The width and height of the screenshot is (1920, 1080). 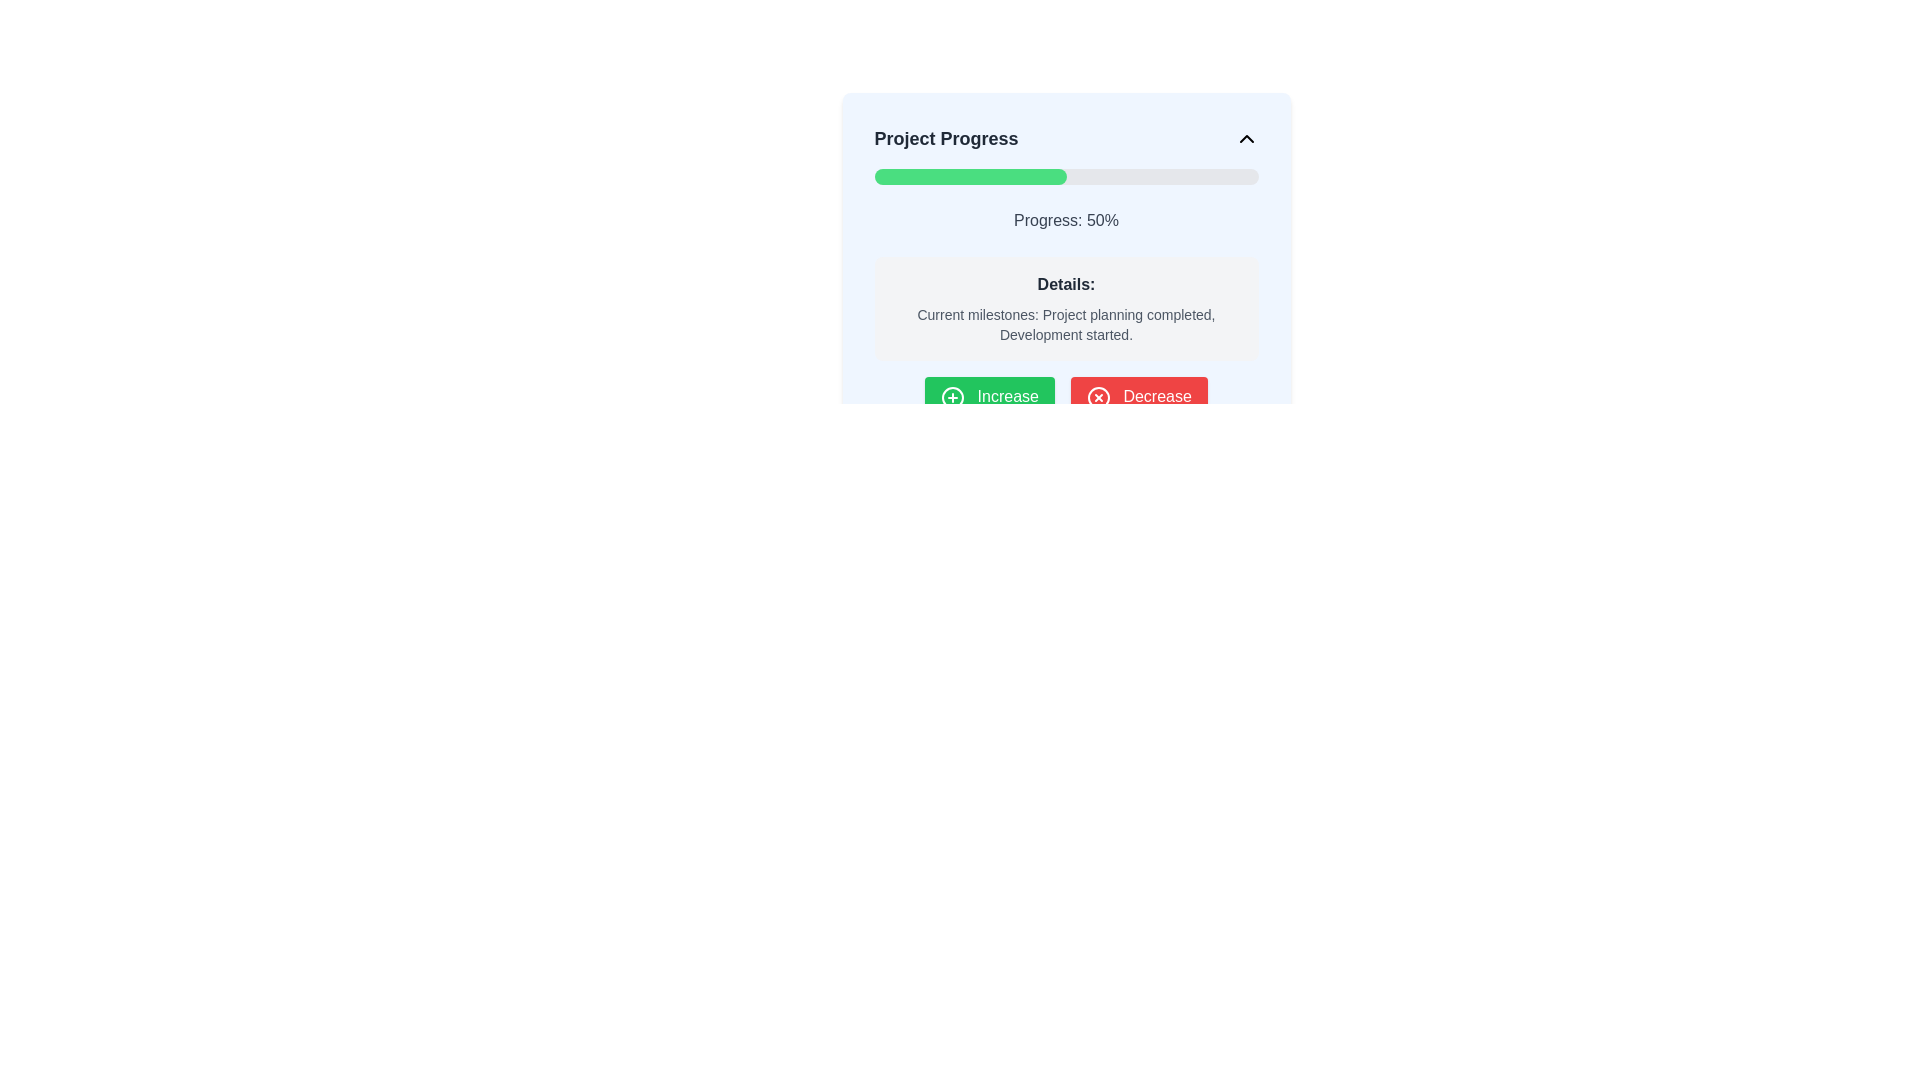 What do you see at coordinates (1098, 397) in the screenshot?
I see `the circular icon with a red border and white 'X' inside, located within the 'Decrease' button to the left of the text 'Decrease', at the bottom-right of the 'Project Progress' card` at bounding box center [1098, 397].